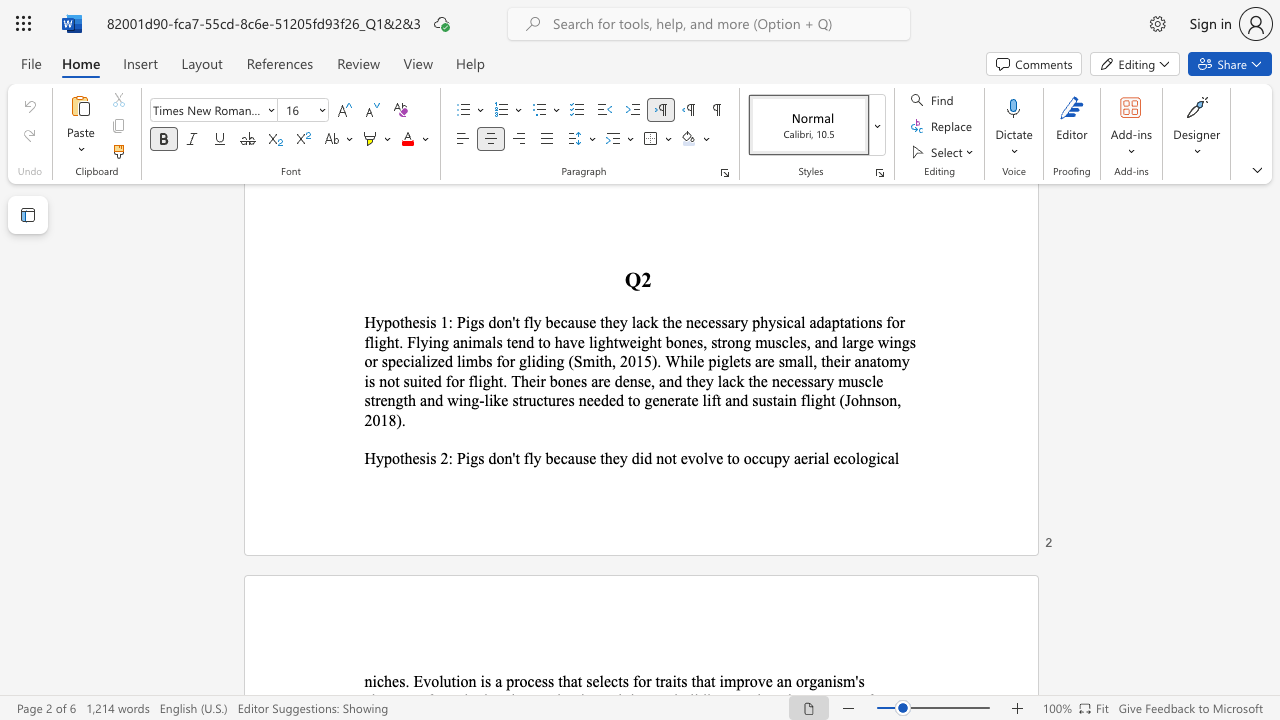 Image resolution: width=1280 pixels, height=720 pixels. What do you see at coordinates (469, 458) in the screenshot?
I see `the subset text "gs" within the text "Hypothesis 2: Pigs"` at bounding box center [469, 458].